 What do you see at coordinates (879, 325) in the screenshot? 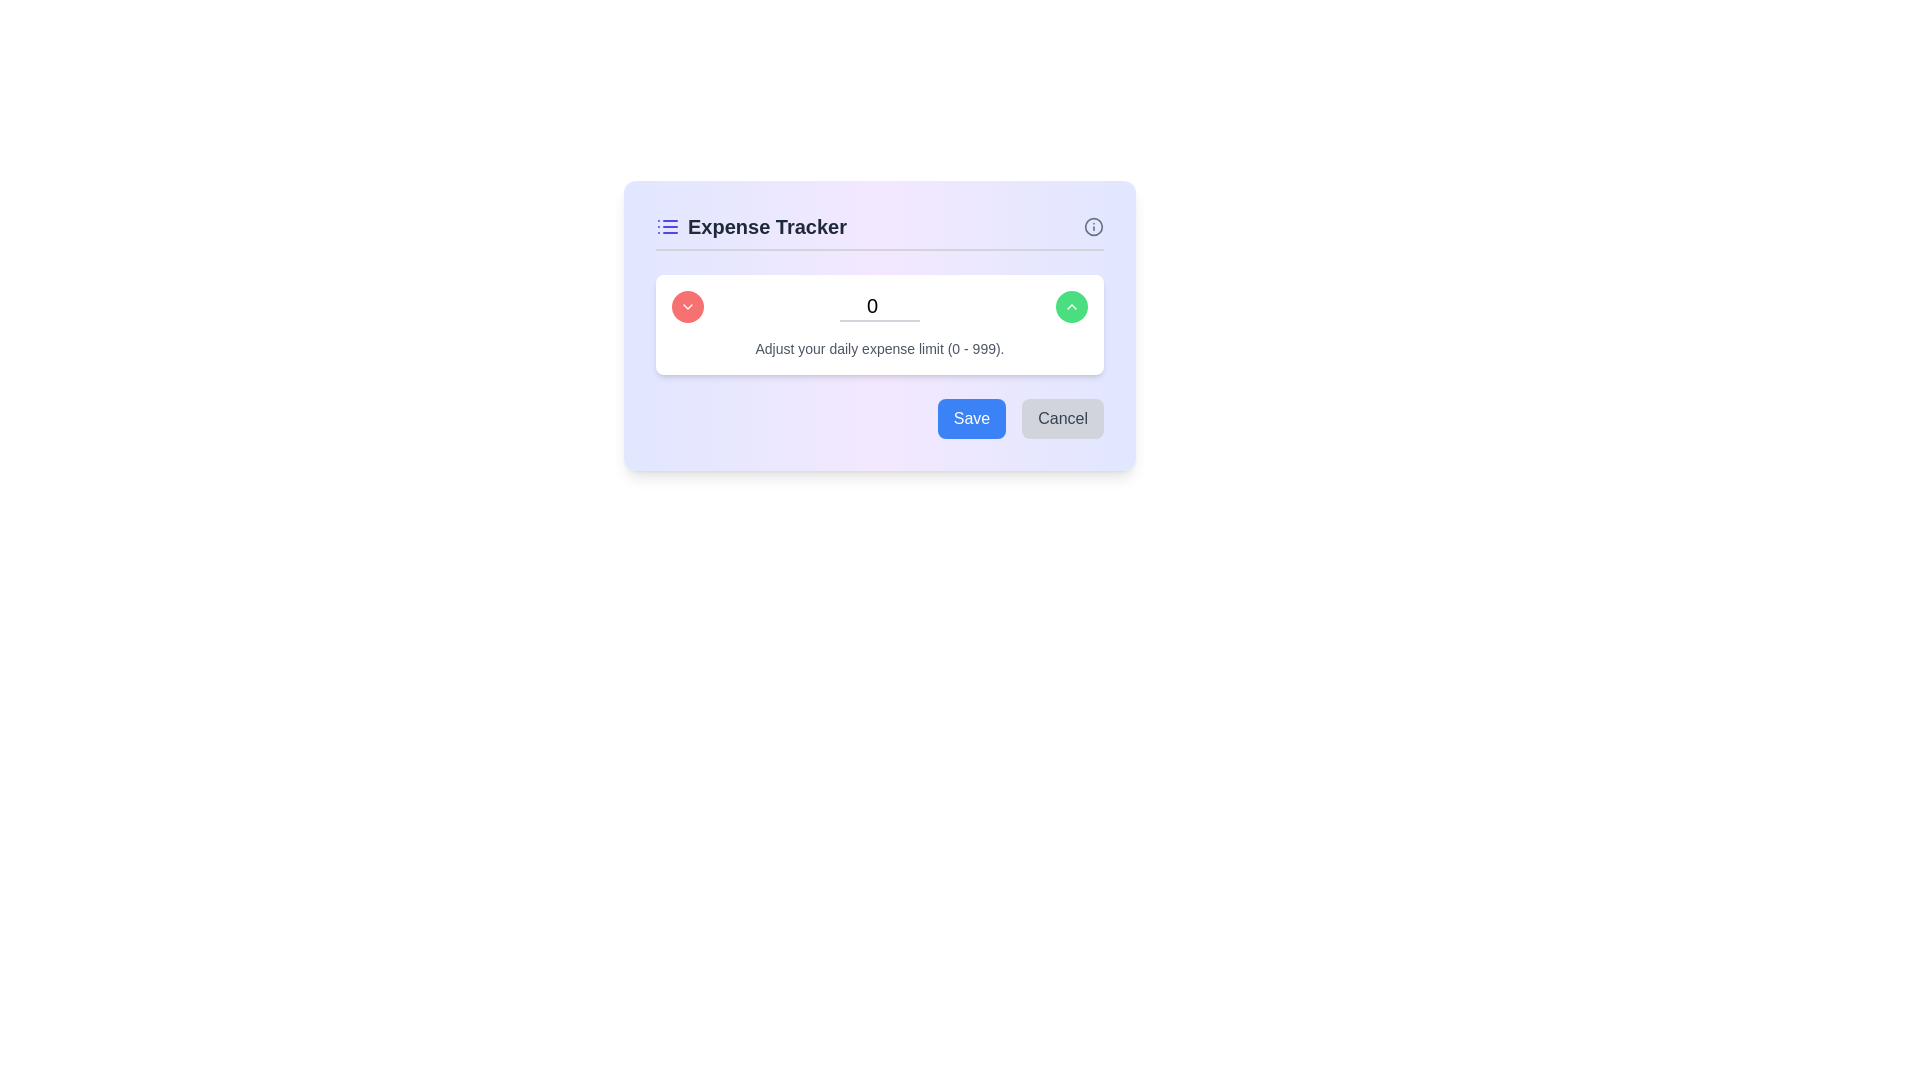
I see `the buttons inside the Expense Tracker panel with a gradient background transitioning from indigo to purple` at bounding box center [879, 325].